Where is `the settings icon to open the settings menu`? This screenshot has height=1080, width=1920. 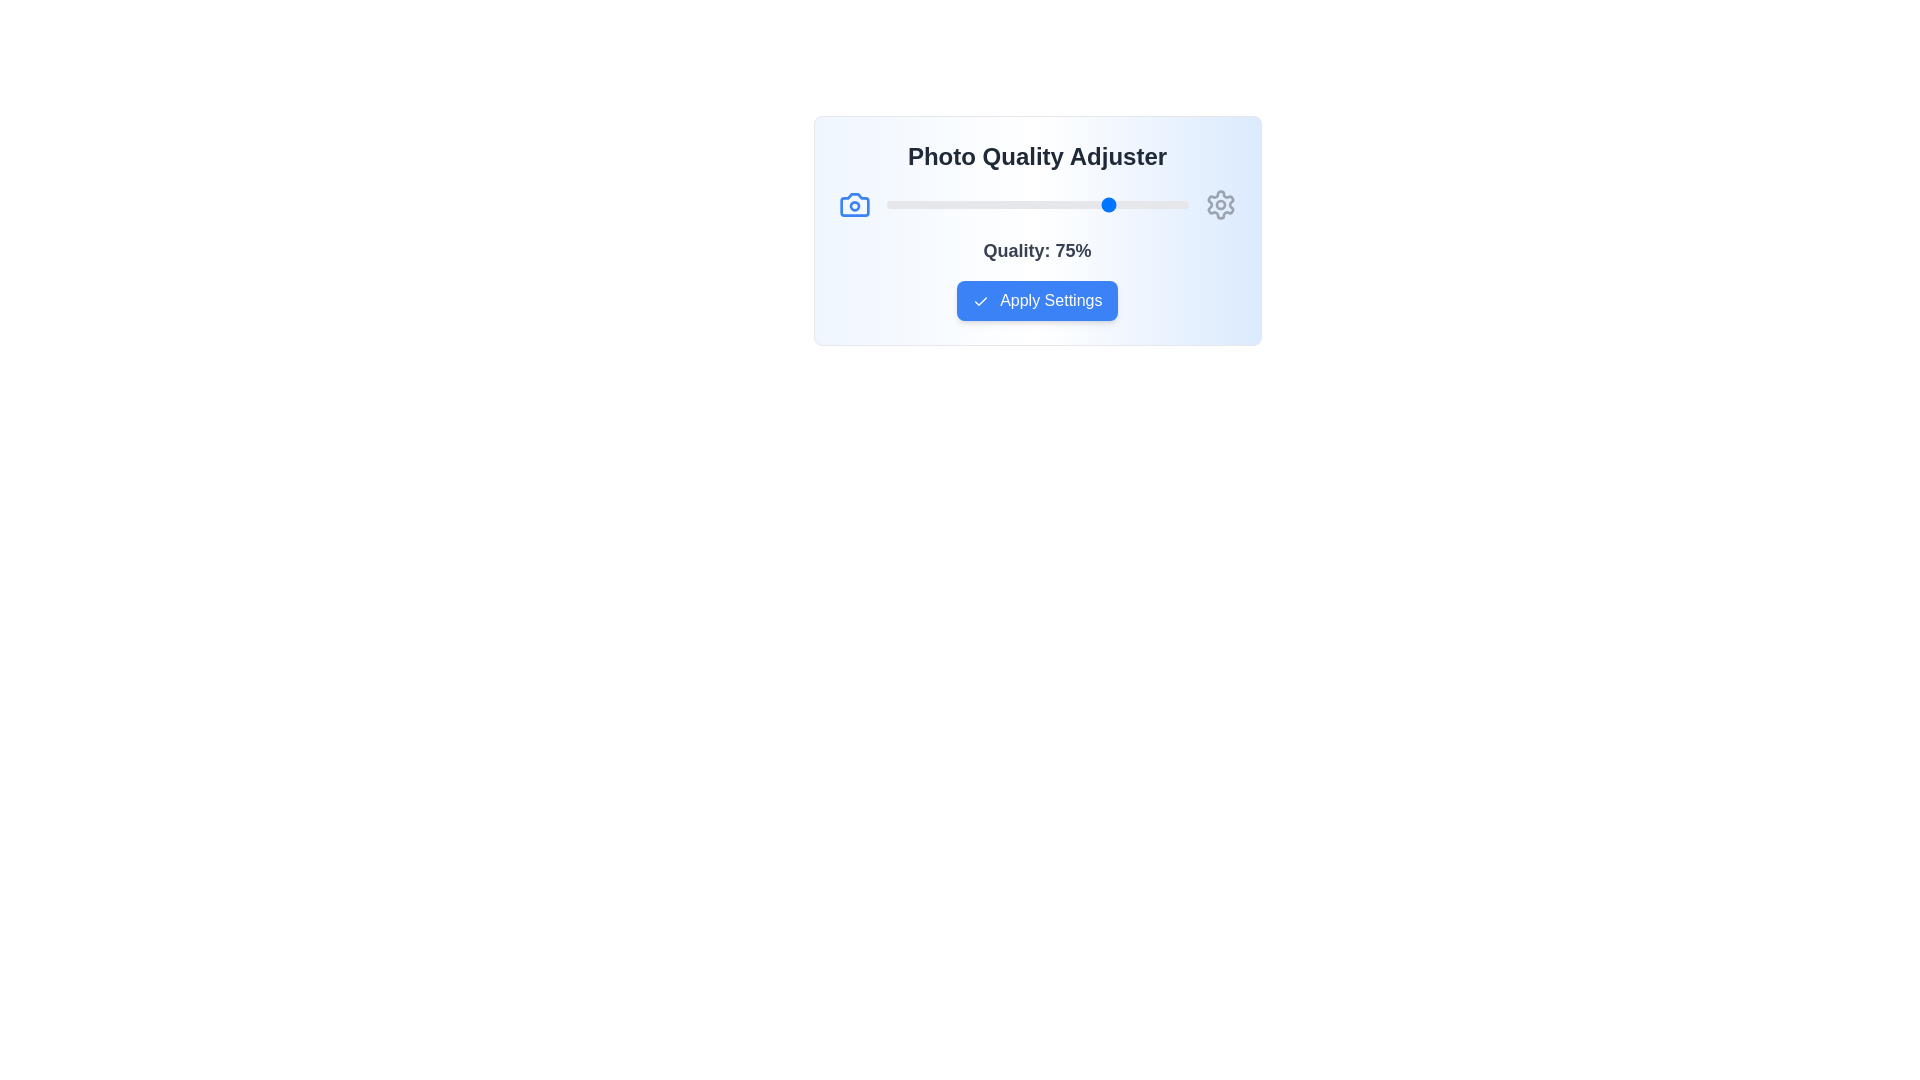
the settings icon to open the settings menu is located at coordinates (1219, 204).